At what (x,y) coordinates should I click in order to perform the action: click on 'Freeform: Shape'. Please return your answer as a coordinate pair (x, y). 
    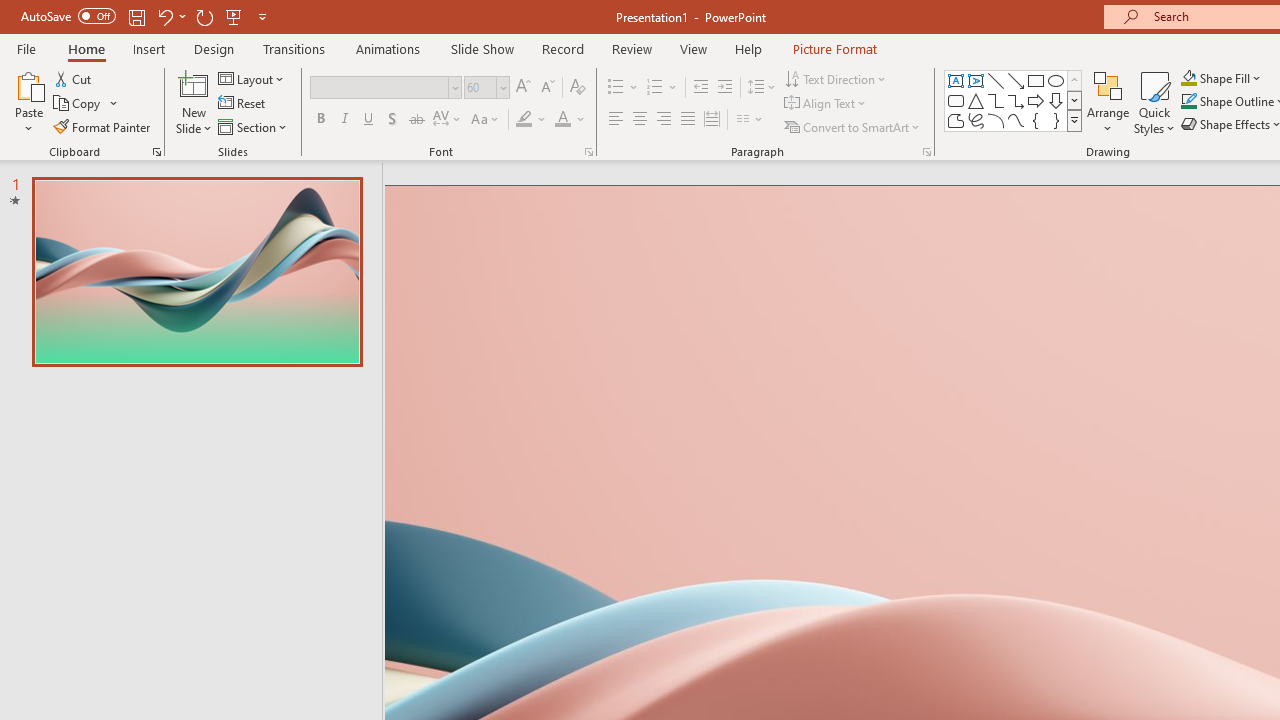
    Looking at the image, I should click on (955, 120).